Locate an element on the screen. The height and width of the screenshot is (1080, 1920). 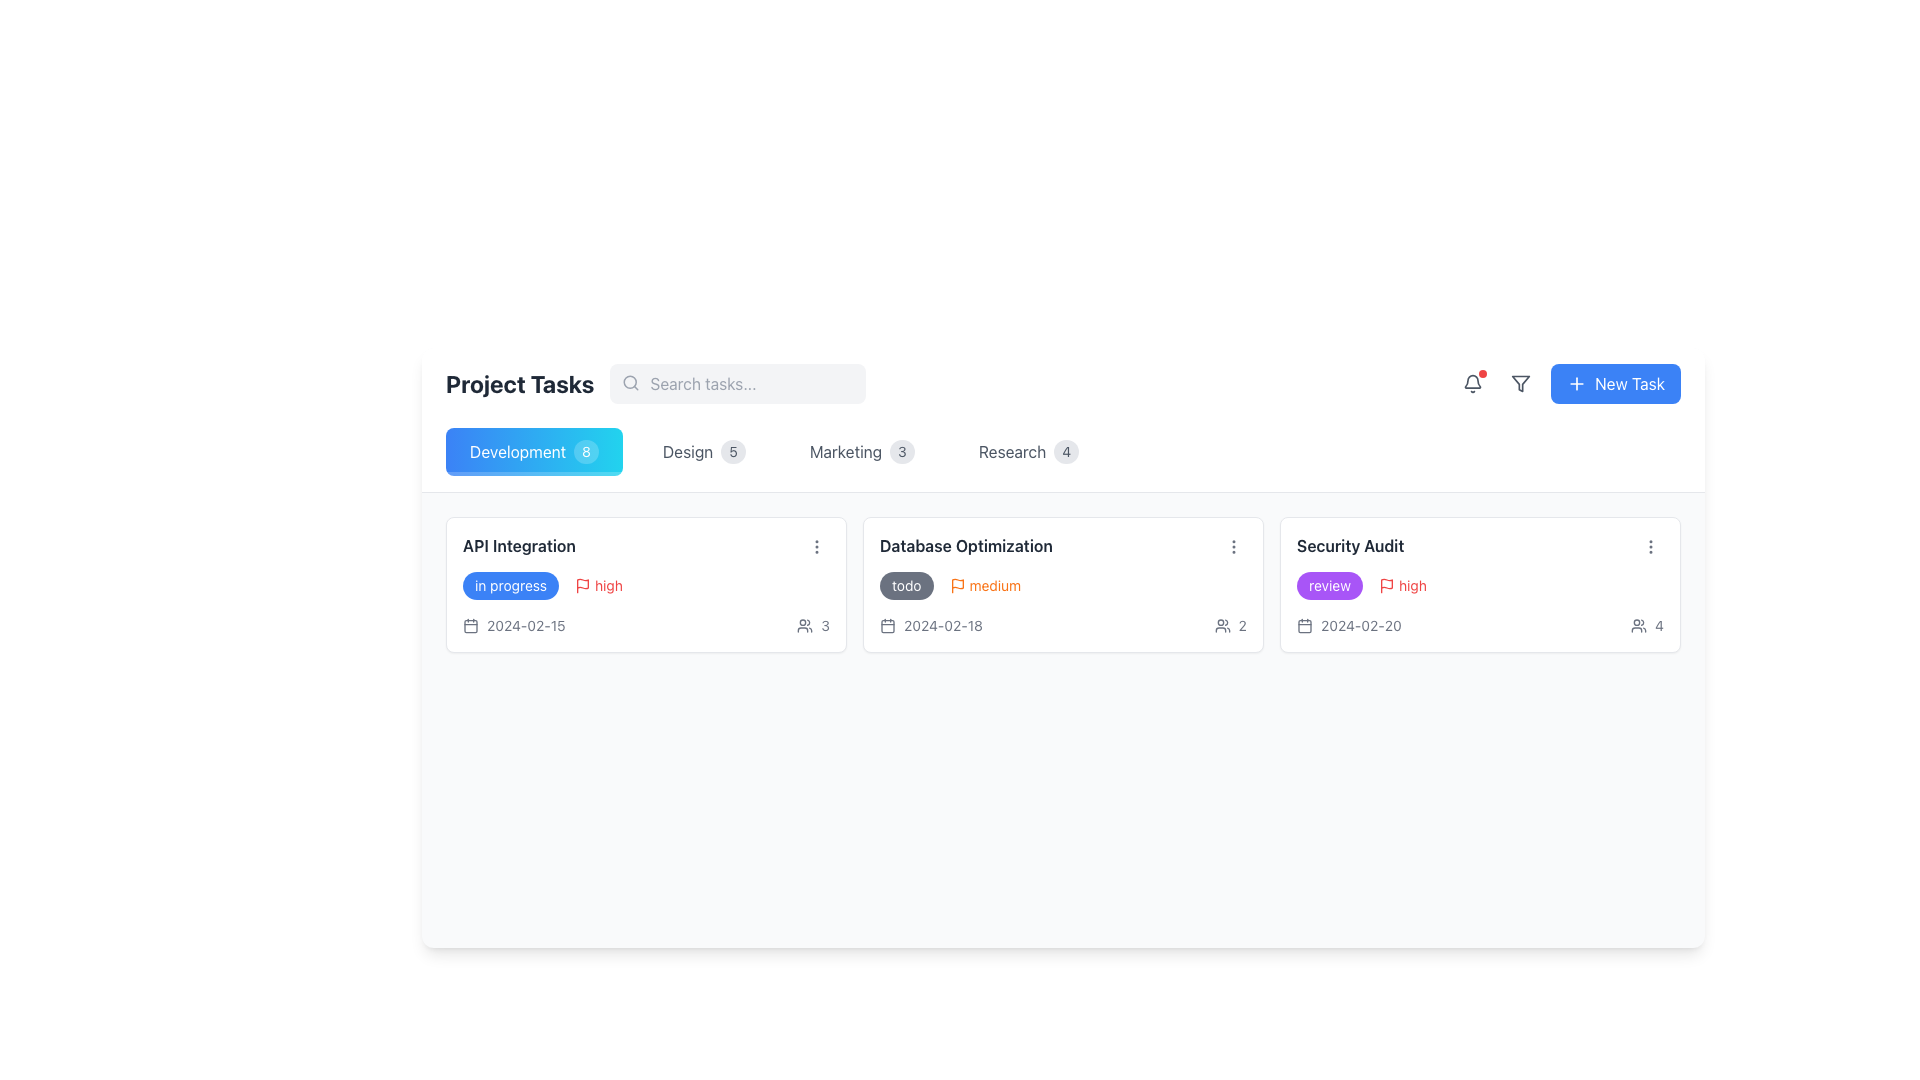
to select the category 'Design' from the navigation bar, which is positioned as the second category after 'Development' is located at coordinates (704, 451).